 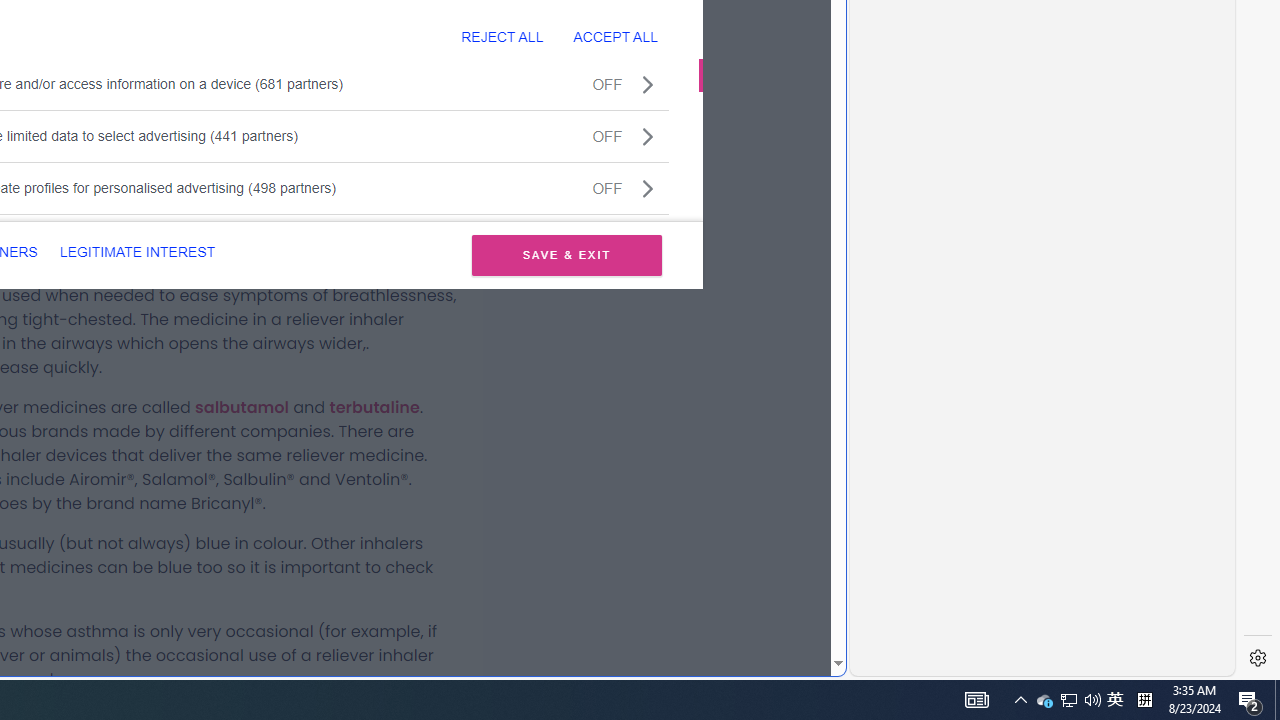 What do you see at coordinates (374, 406) in the screenshot?
I see `'terbutaline'` at bounding box center [374, 406].